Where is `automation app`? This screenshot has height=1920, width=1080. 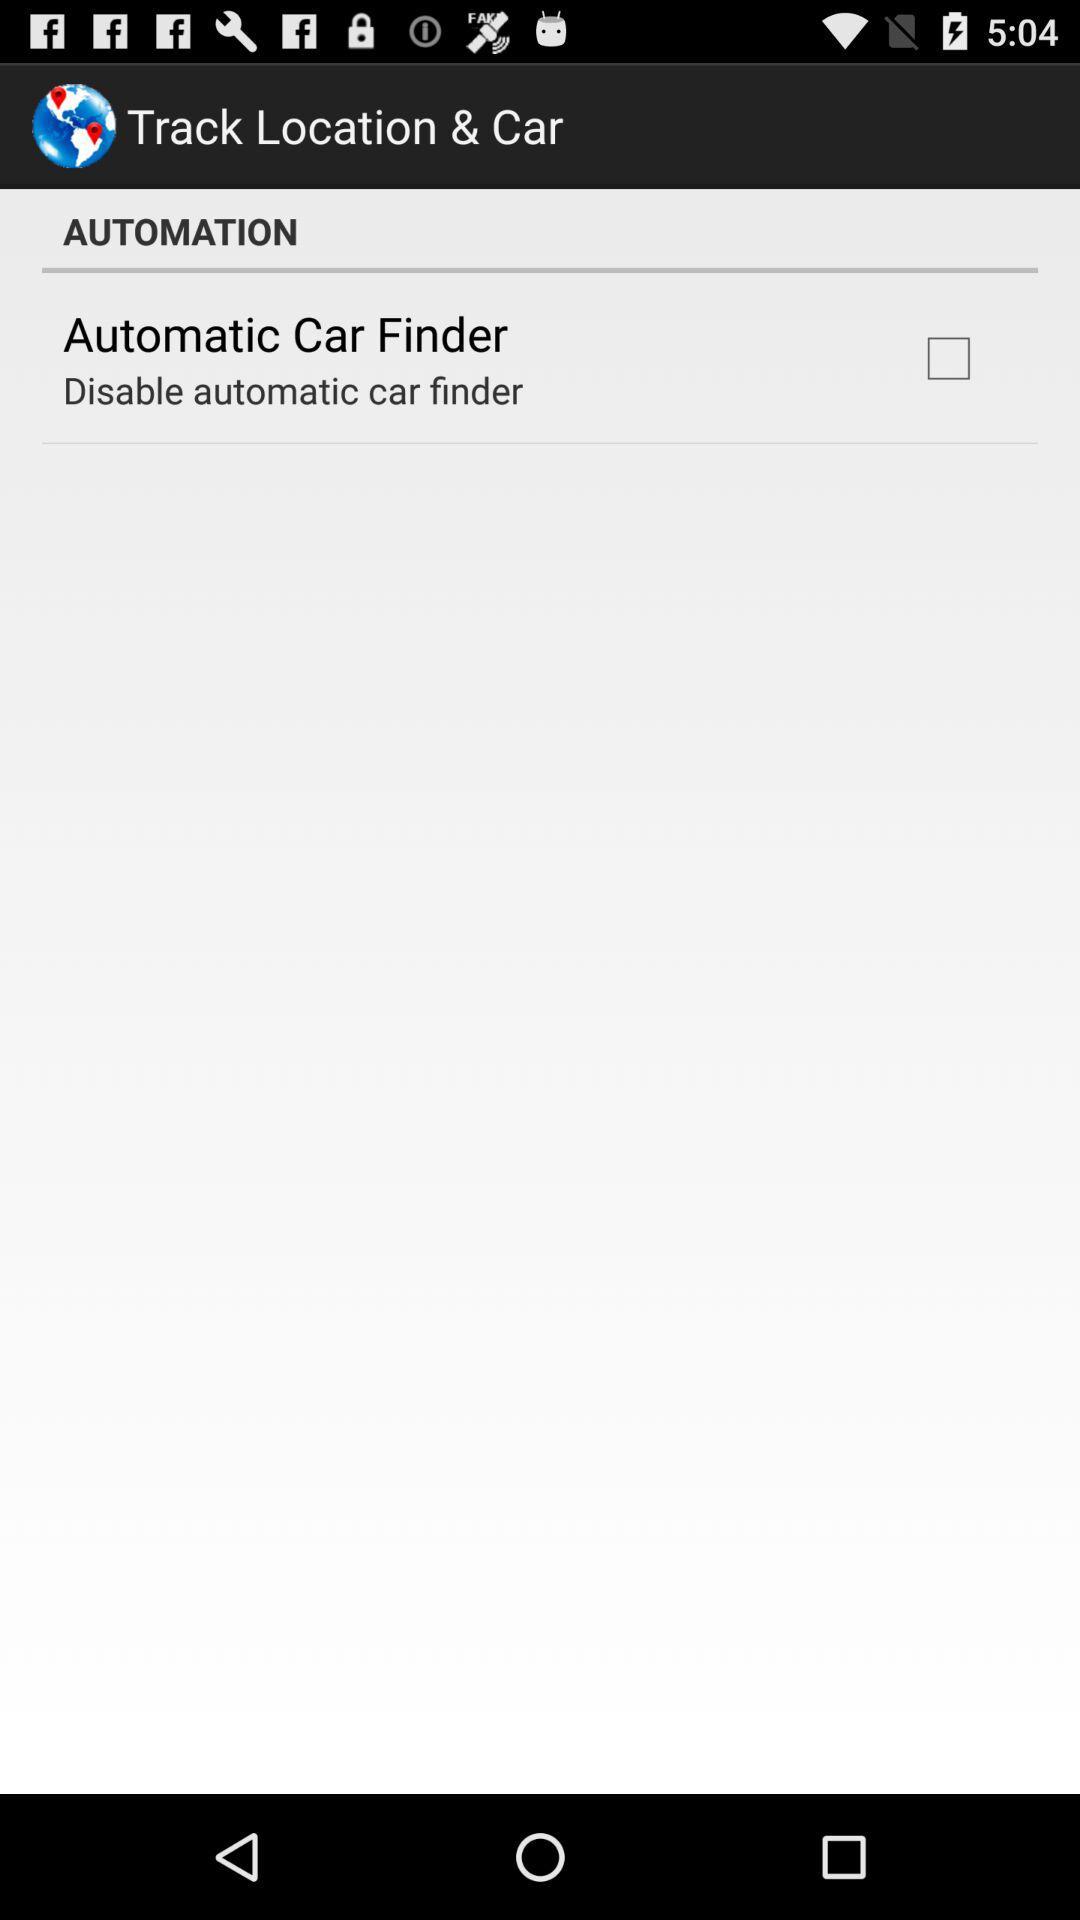
automation app is located at coordinates (540, 230).